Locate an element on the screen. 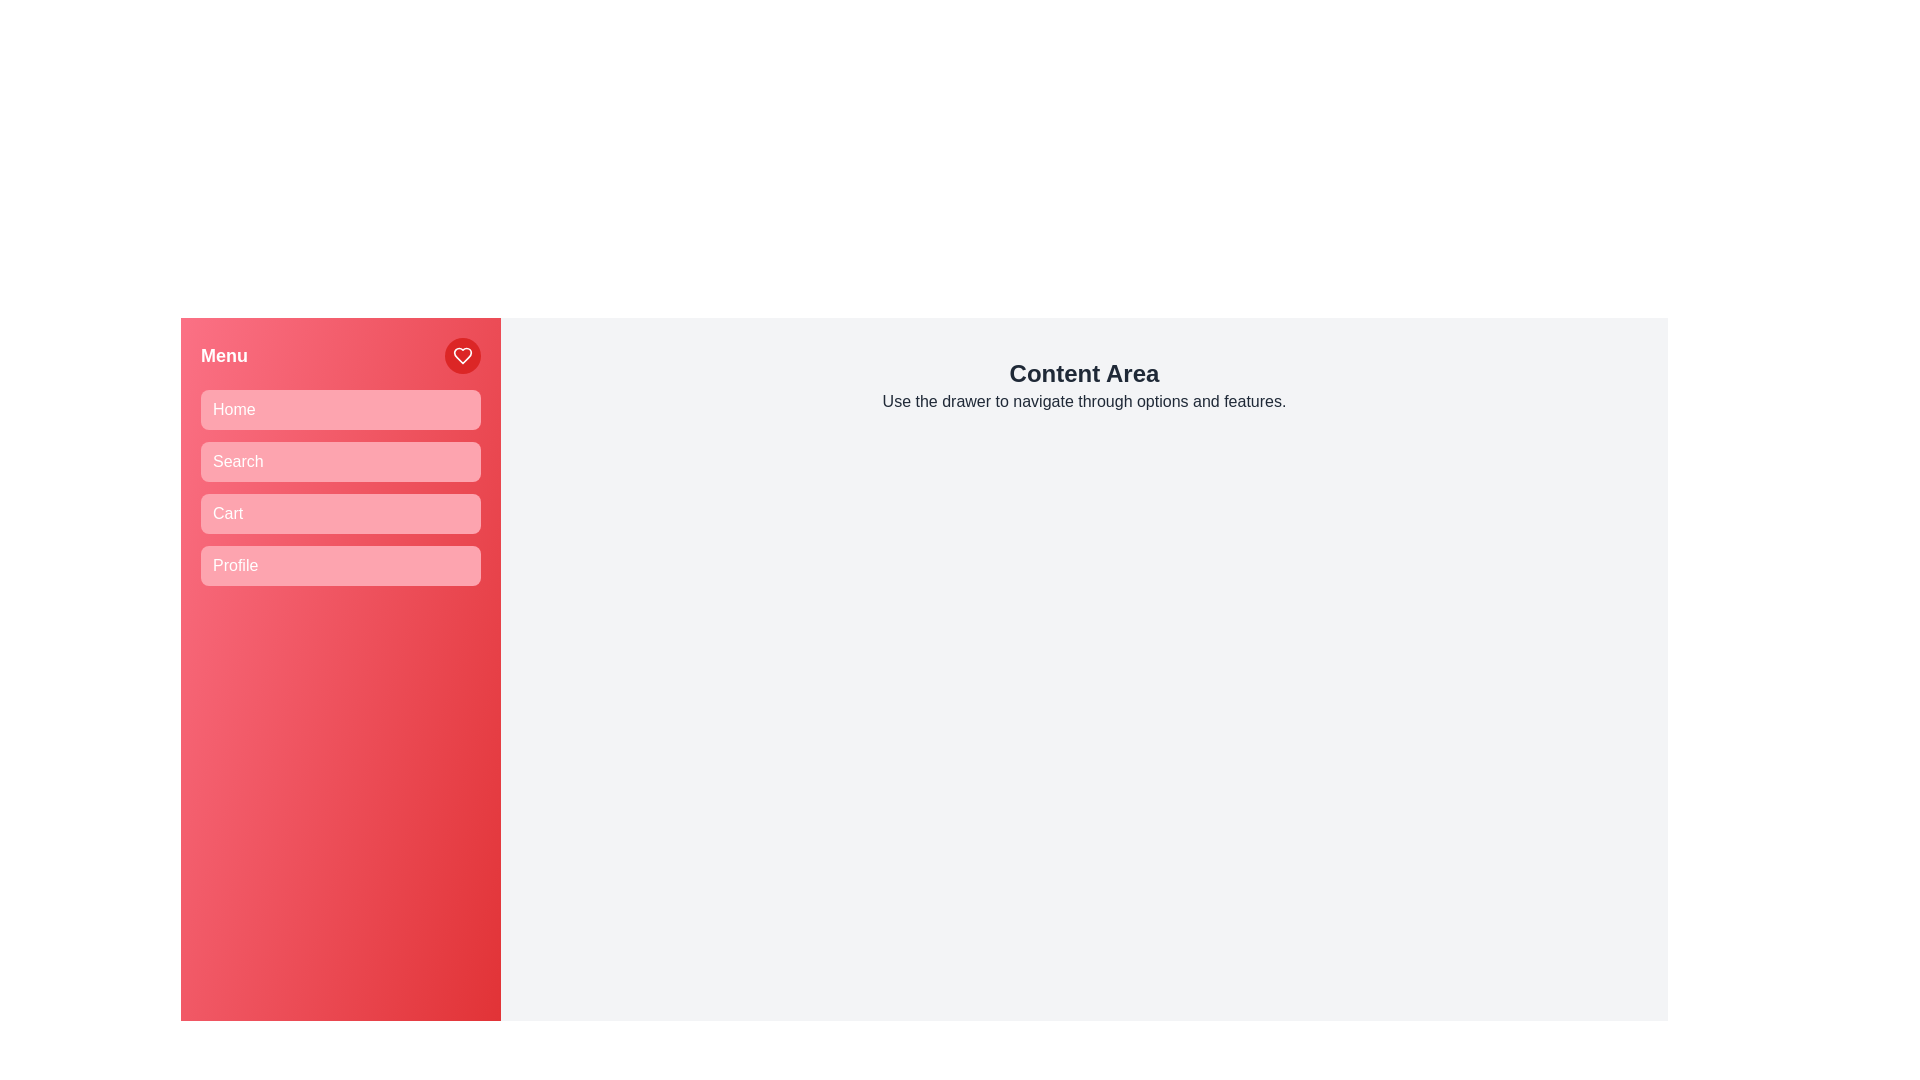 Image resolution: width=1920 pixels, height=1080 pixels. the Profile button to navigate to the corresponding section is located at coordinates (340, 566).